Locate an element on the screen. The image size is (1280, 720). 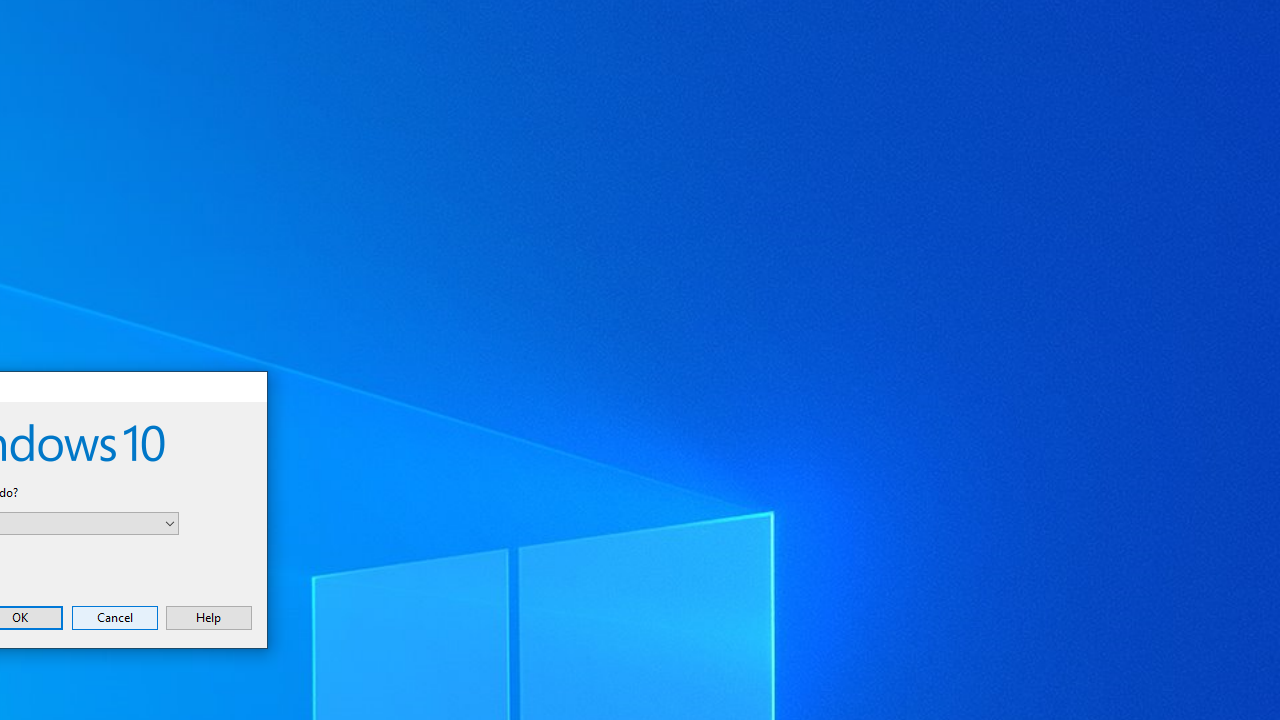
'Cancel' is located at coordinates (113, 616).